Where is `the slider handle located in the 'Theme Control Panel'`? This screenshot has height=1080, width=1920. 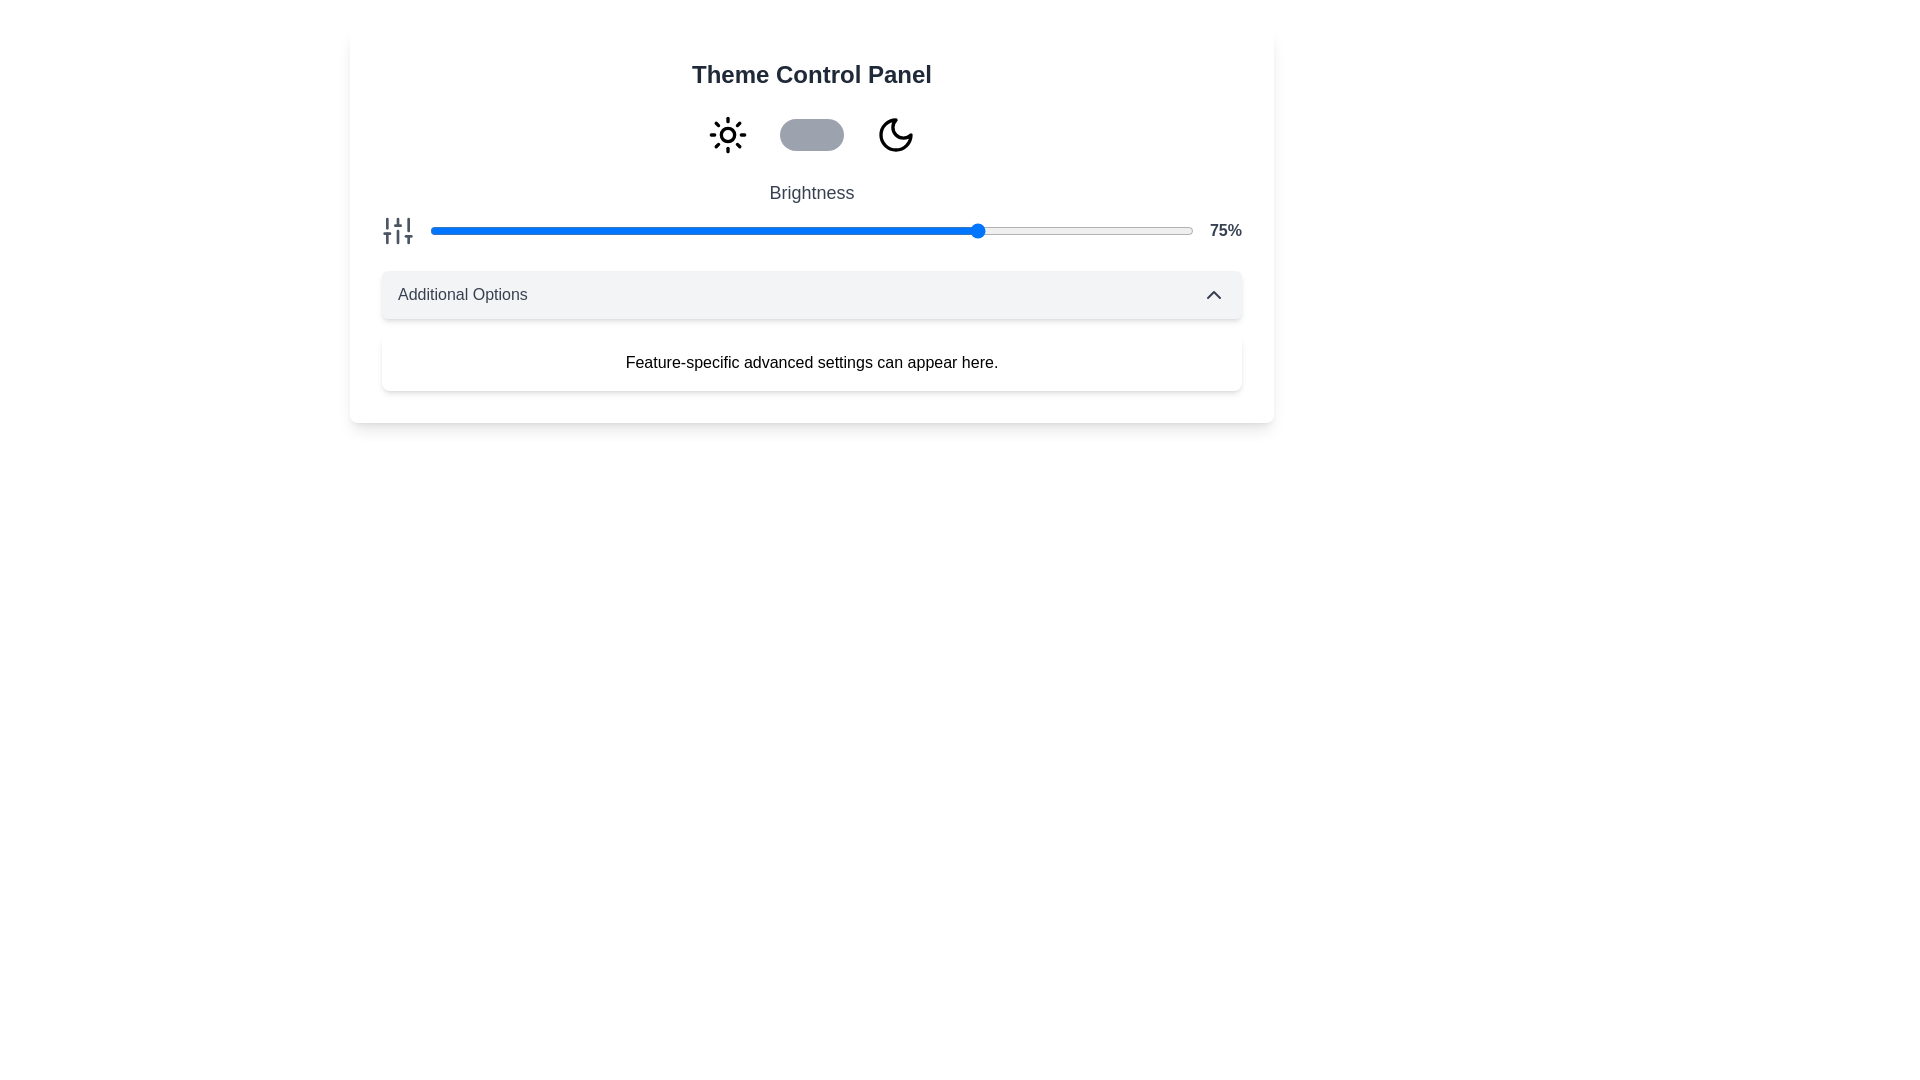 the slider handle located in the 'Theme Control Panel' is located at coordinates (811, 212).